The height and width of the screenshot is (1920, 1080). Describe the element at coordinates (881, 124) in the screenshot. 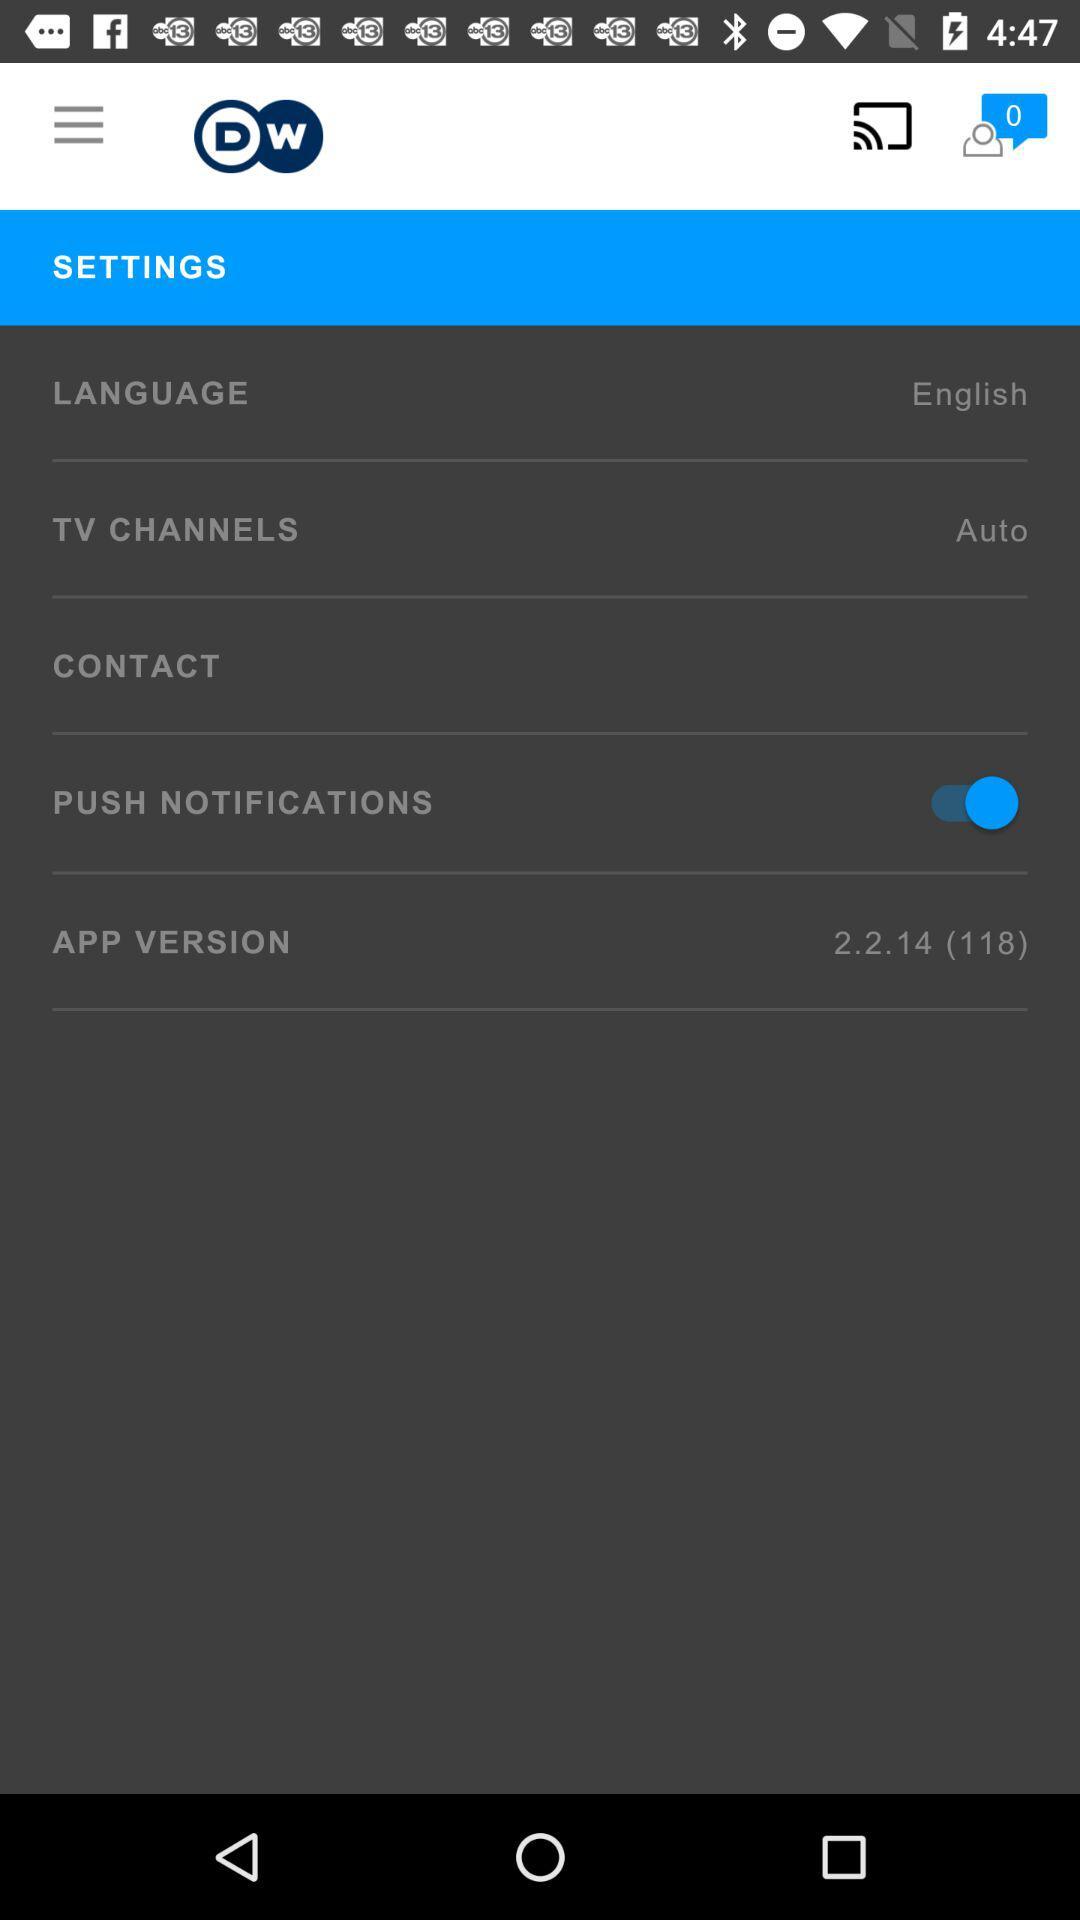

I see `the item to the left of 0 icon` at that location.